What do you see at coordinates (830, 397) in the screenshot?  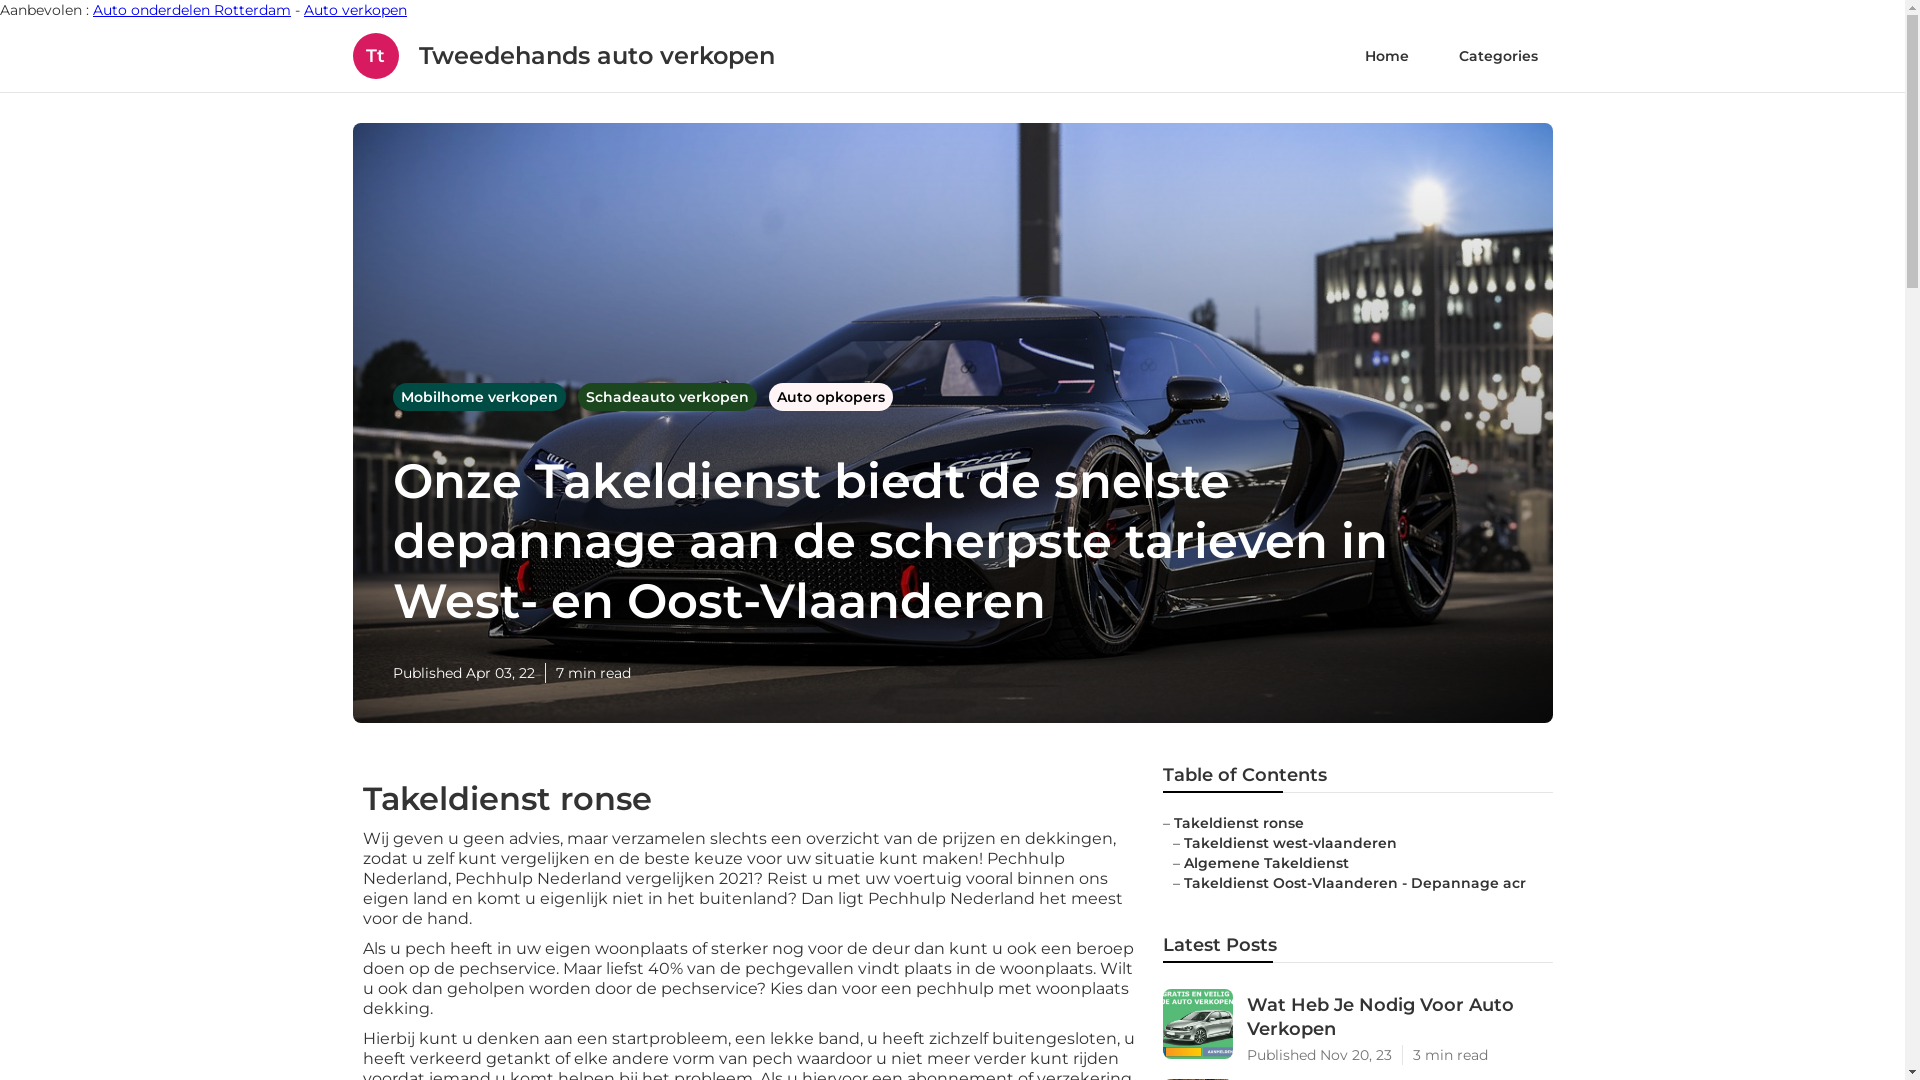 I see `'Auto opkopers'` at bounding box center [830, 397].